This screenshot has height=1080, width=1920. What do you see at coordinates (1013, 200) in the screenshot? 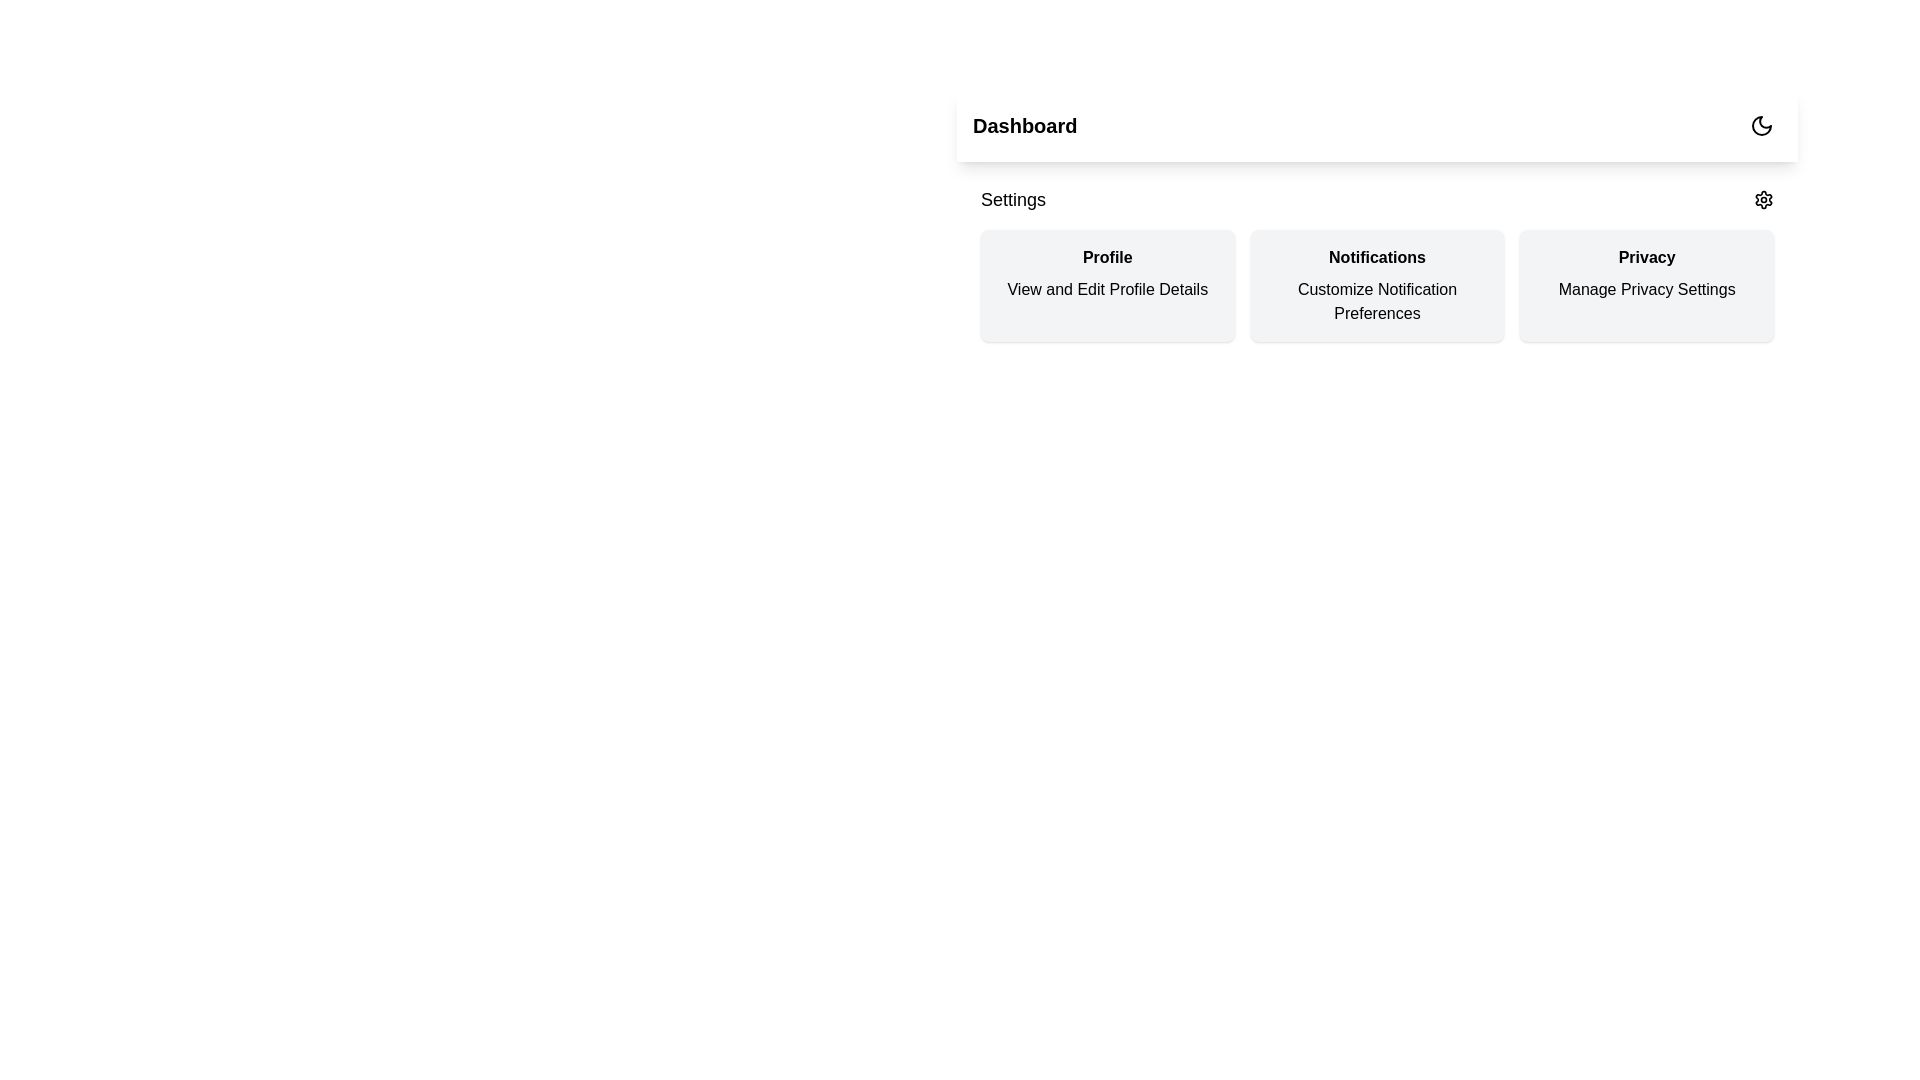
I see `the 'Settings' text label, which is prominently styled in a medium-sized, bold font and located just below the 'Dashboard' label` at bounding box center [1013, 200].